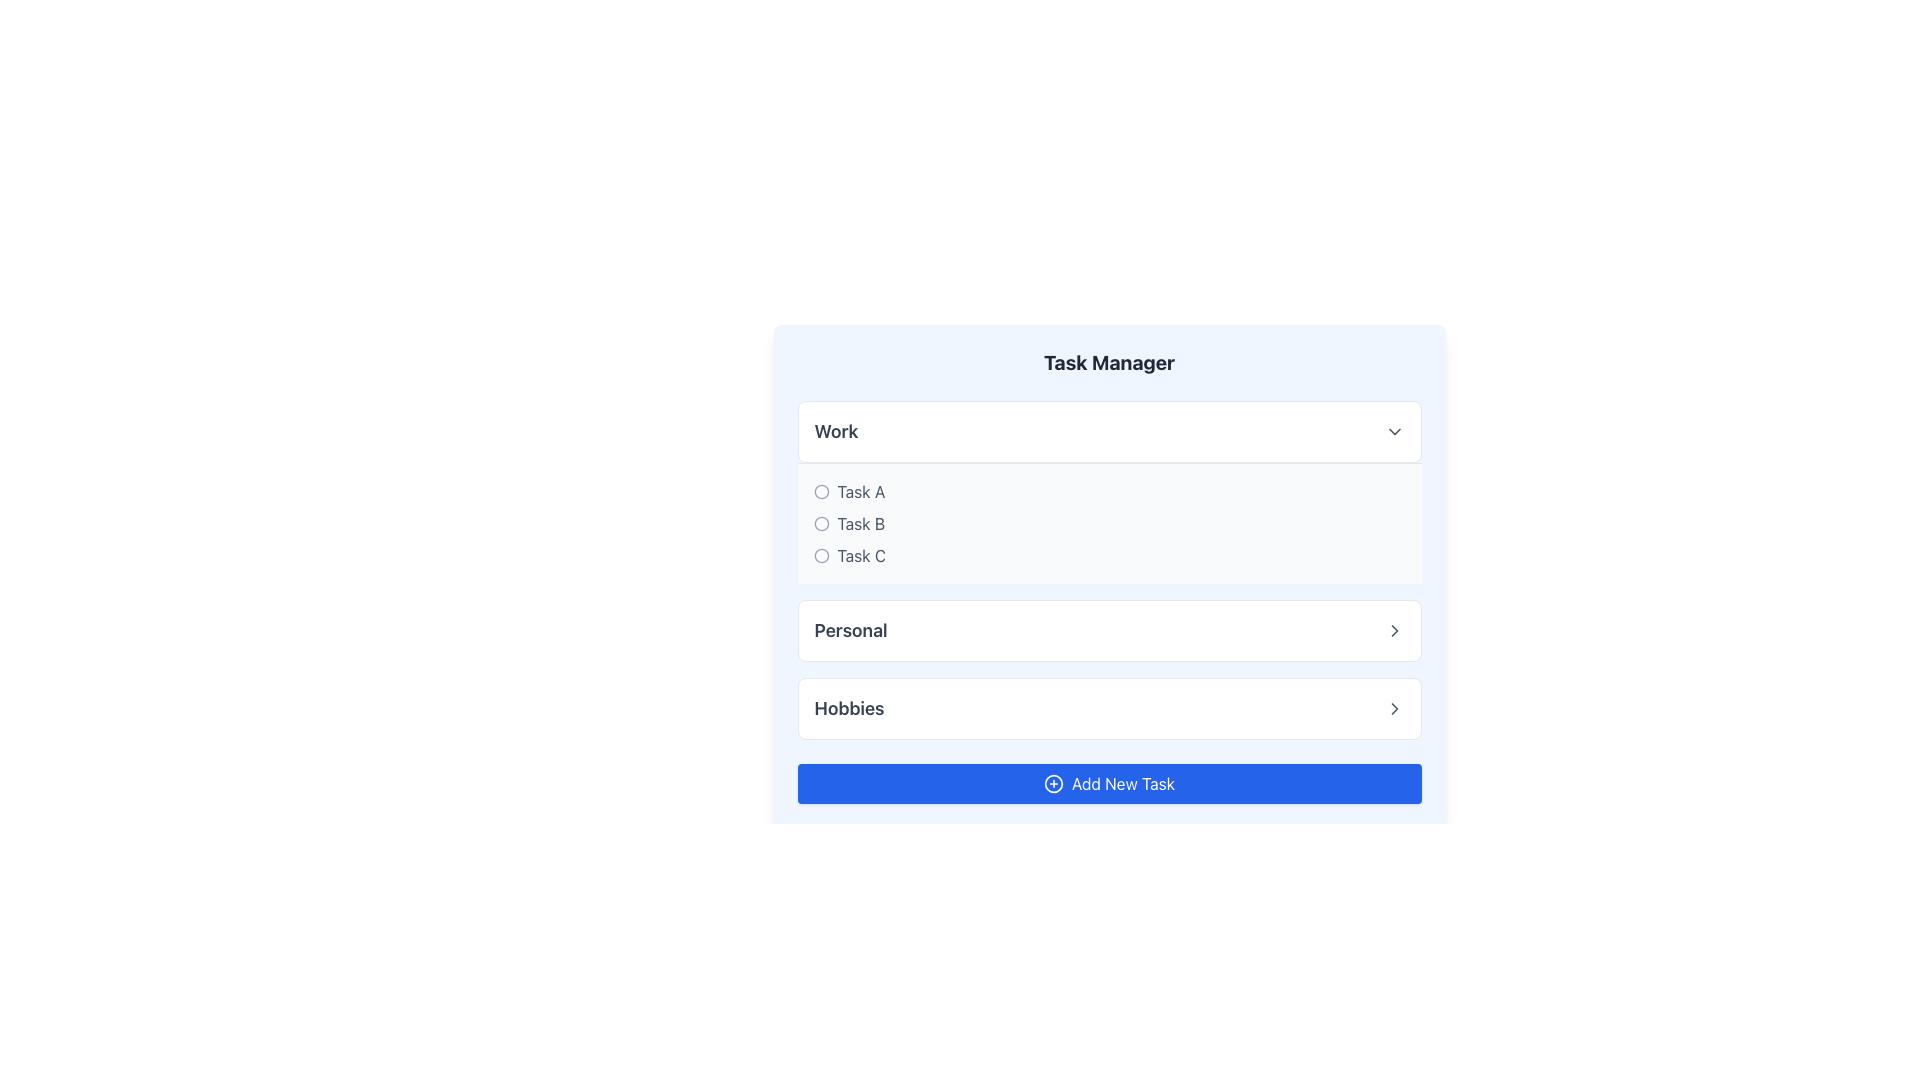  Describe the element at coordinates (861, 523) in the screenshot. I see `the text label for 'Task B', which is the second task in the 'Work' category list in the 'Task Manager' interface` at that location.